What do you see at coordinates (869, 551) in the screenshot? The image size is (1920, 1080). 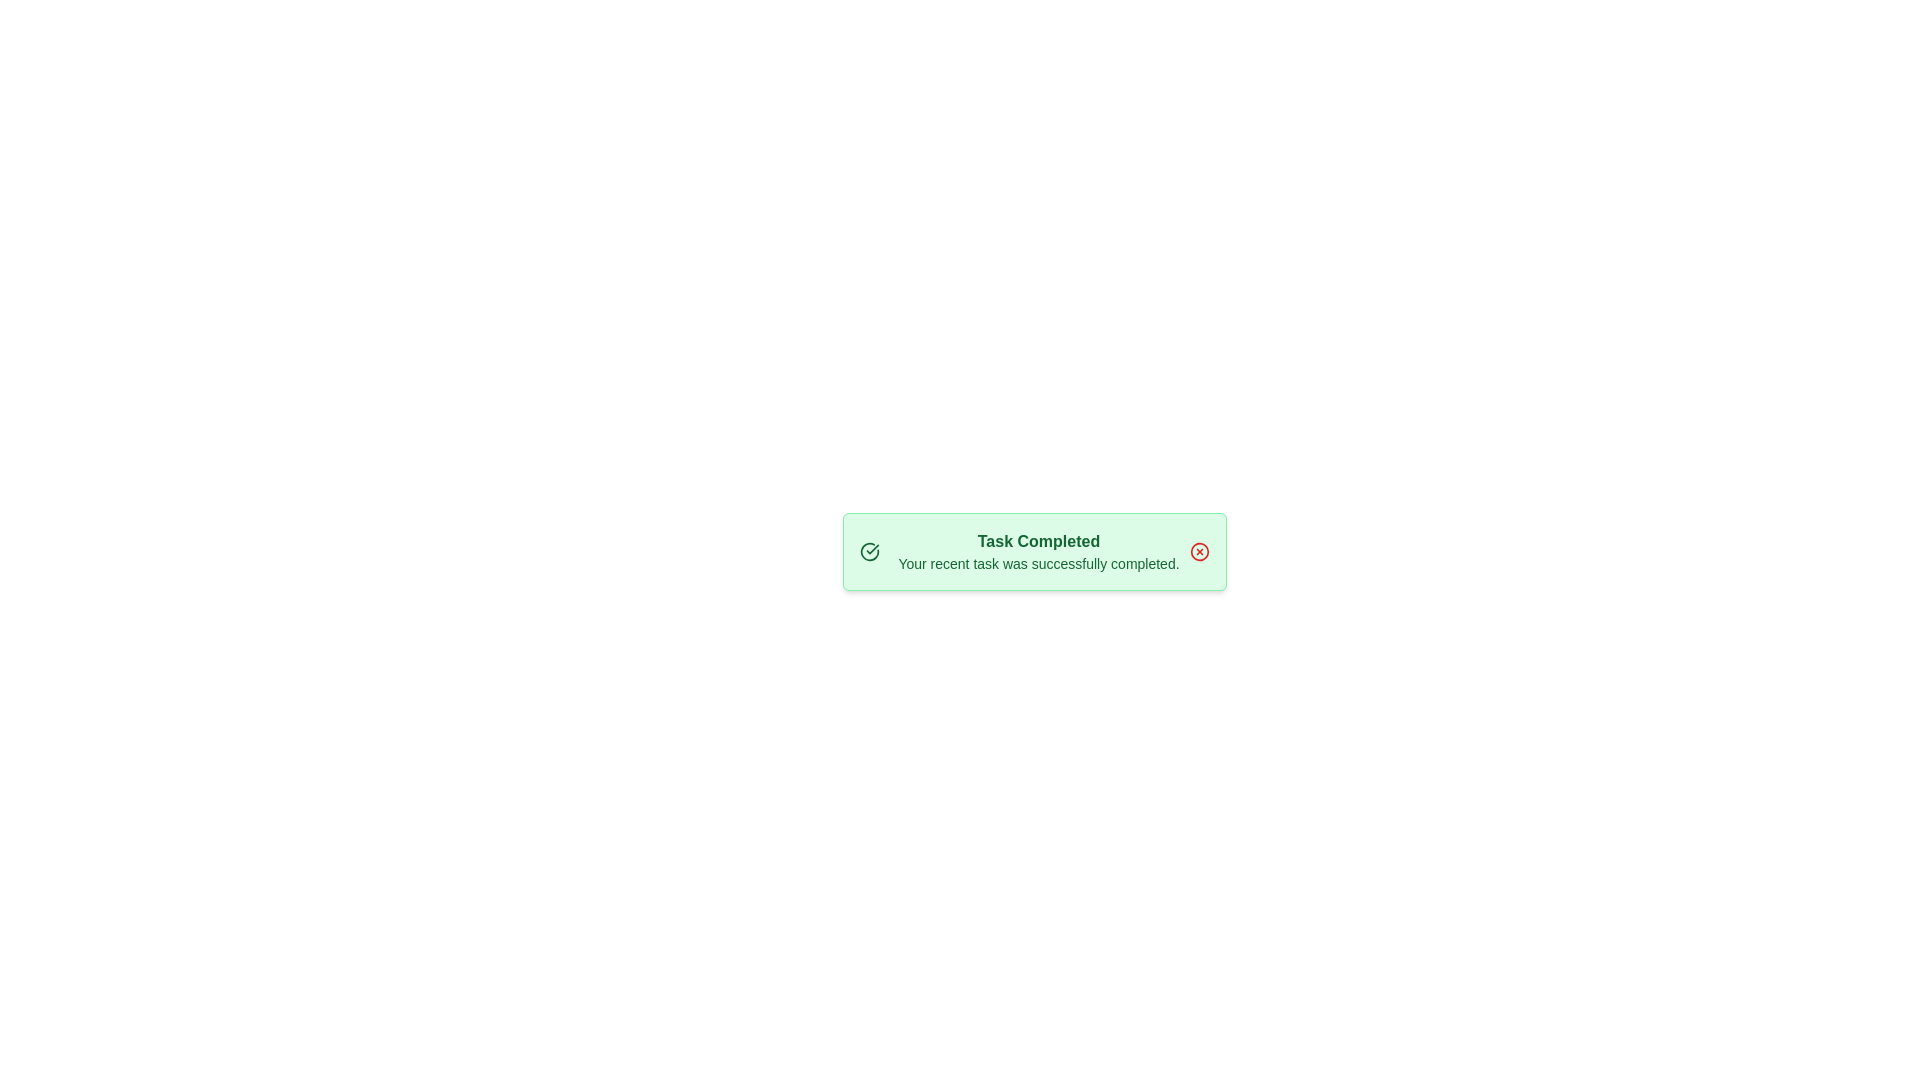 I see `the checkmark icon to interact with it` at bounding box center [869, 551].